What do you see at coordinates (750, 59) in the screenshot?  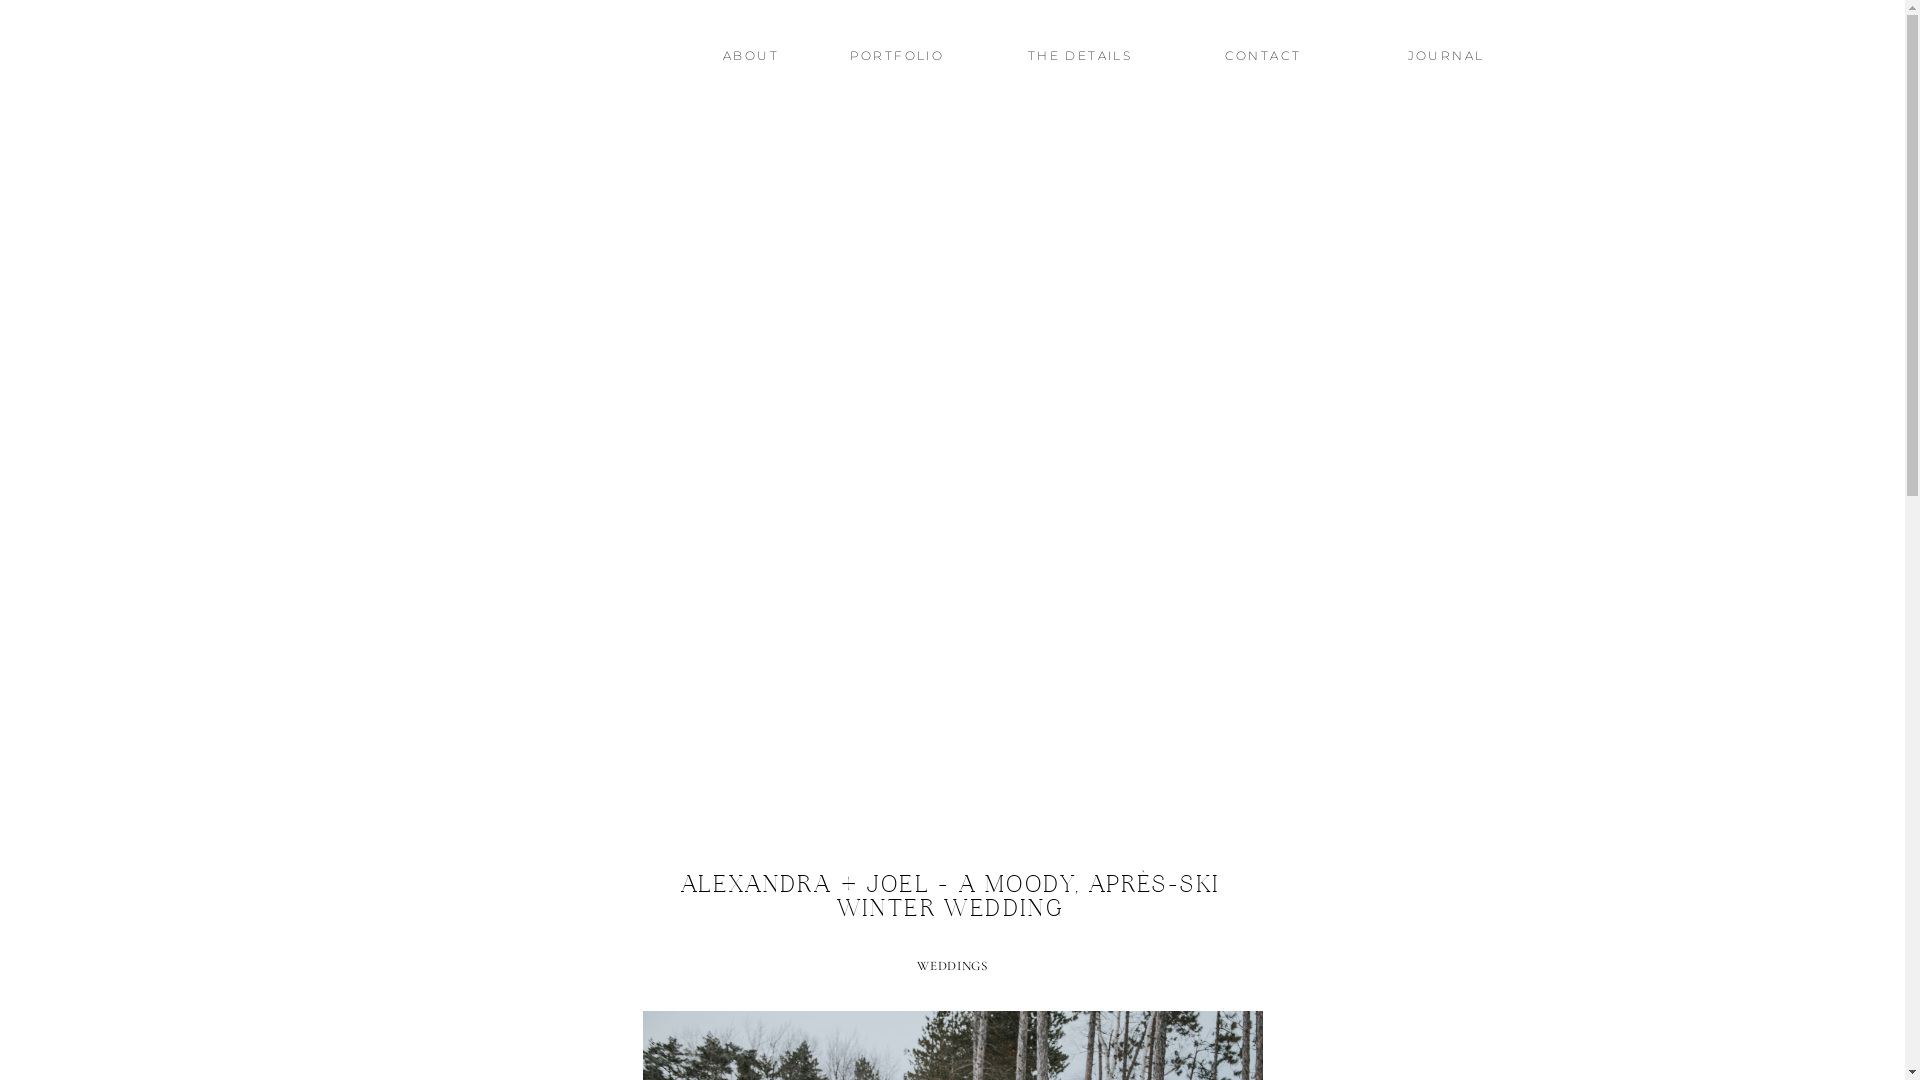 I see `'ABOUT'` at bounding box center [750, 59].